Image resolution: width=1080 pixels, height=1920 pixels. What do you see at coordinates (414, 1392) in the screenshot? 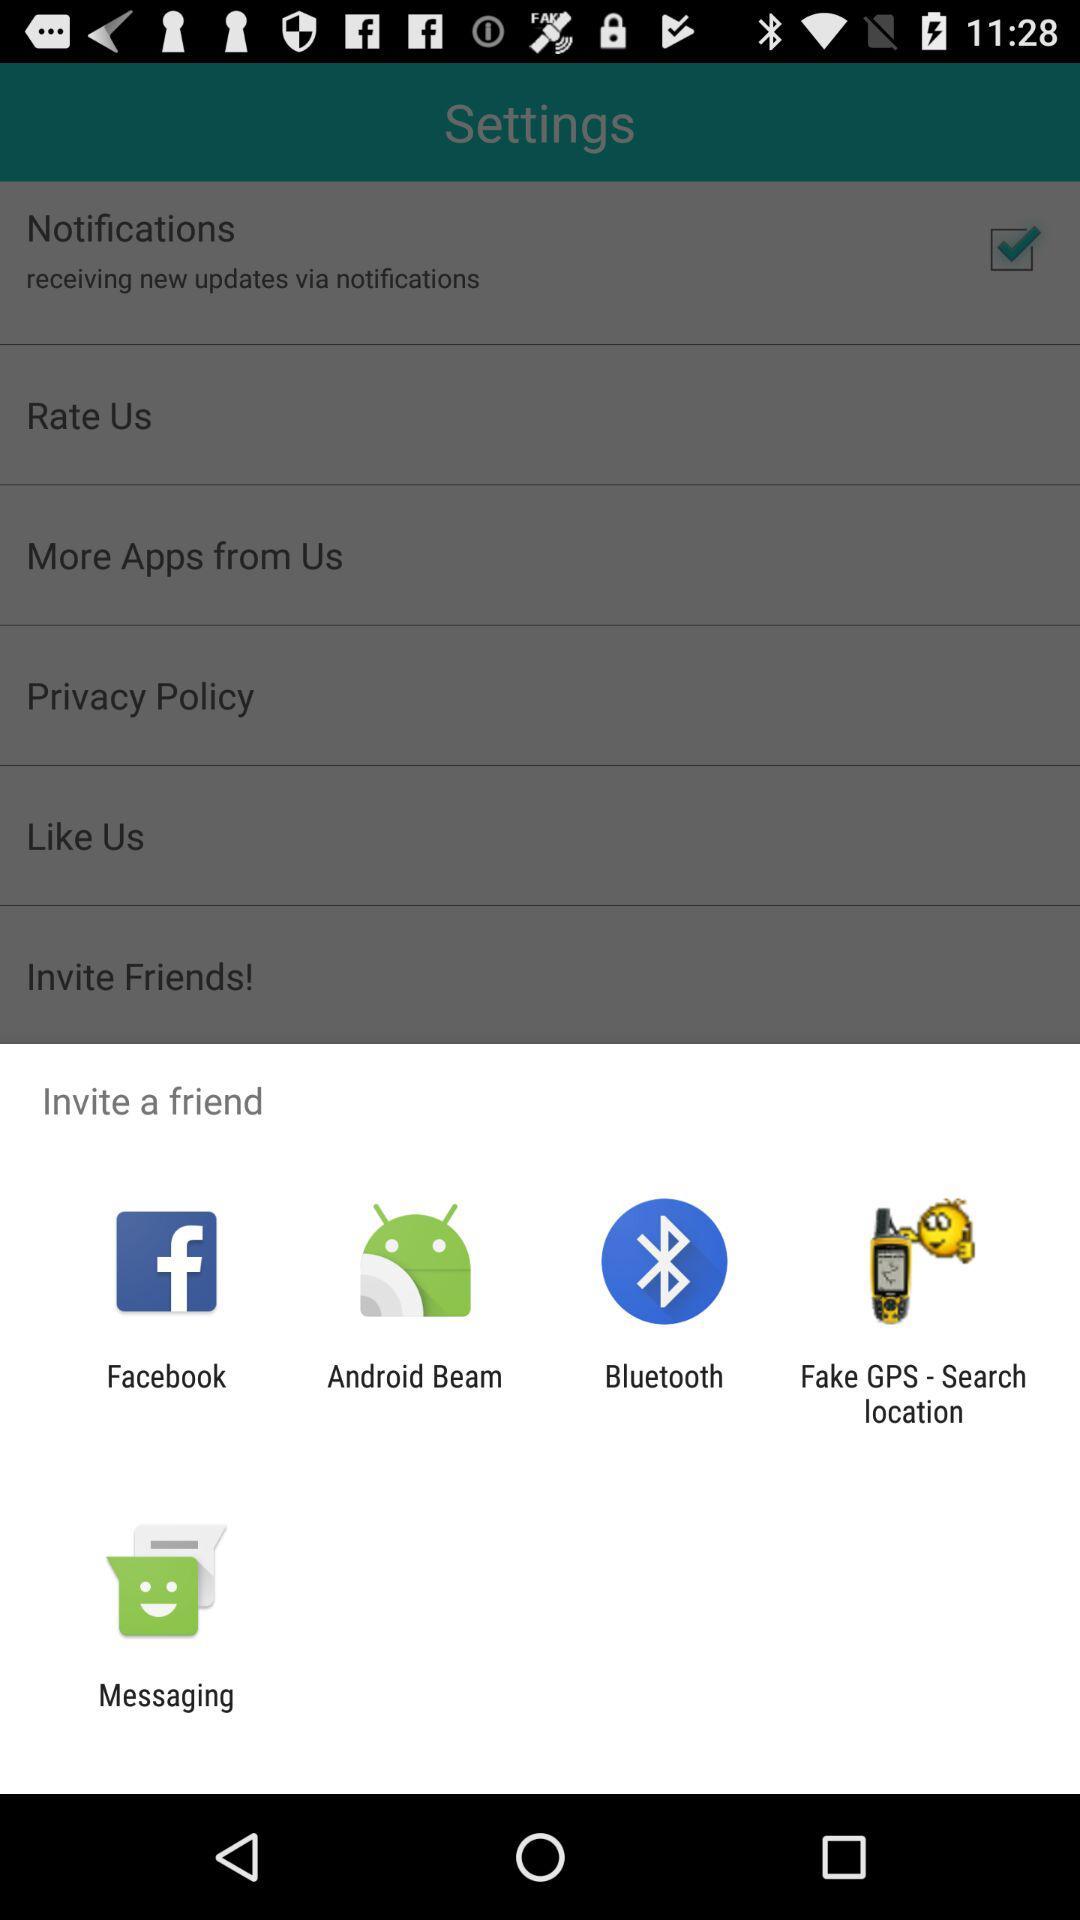
I see `the android beam app` at bounding box center [414, 1392].